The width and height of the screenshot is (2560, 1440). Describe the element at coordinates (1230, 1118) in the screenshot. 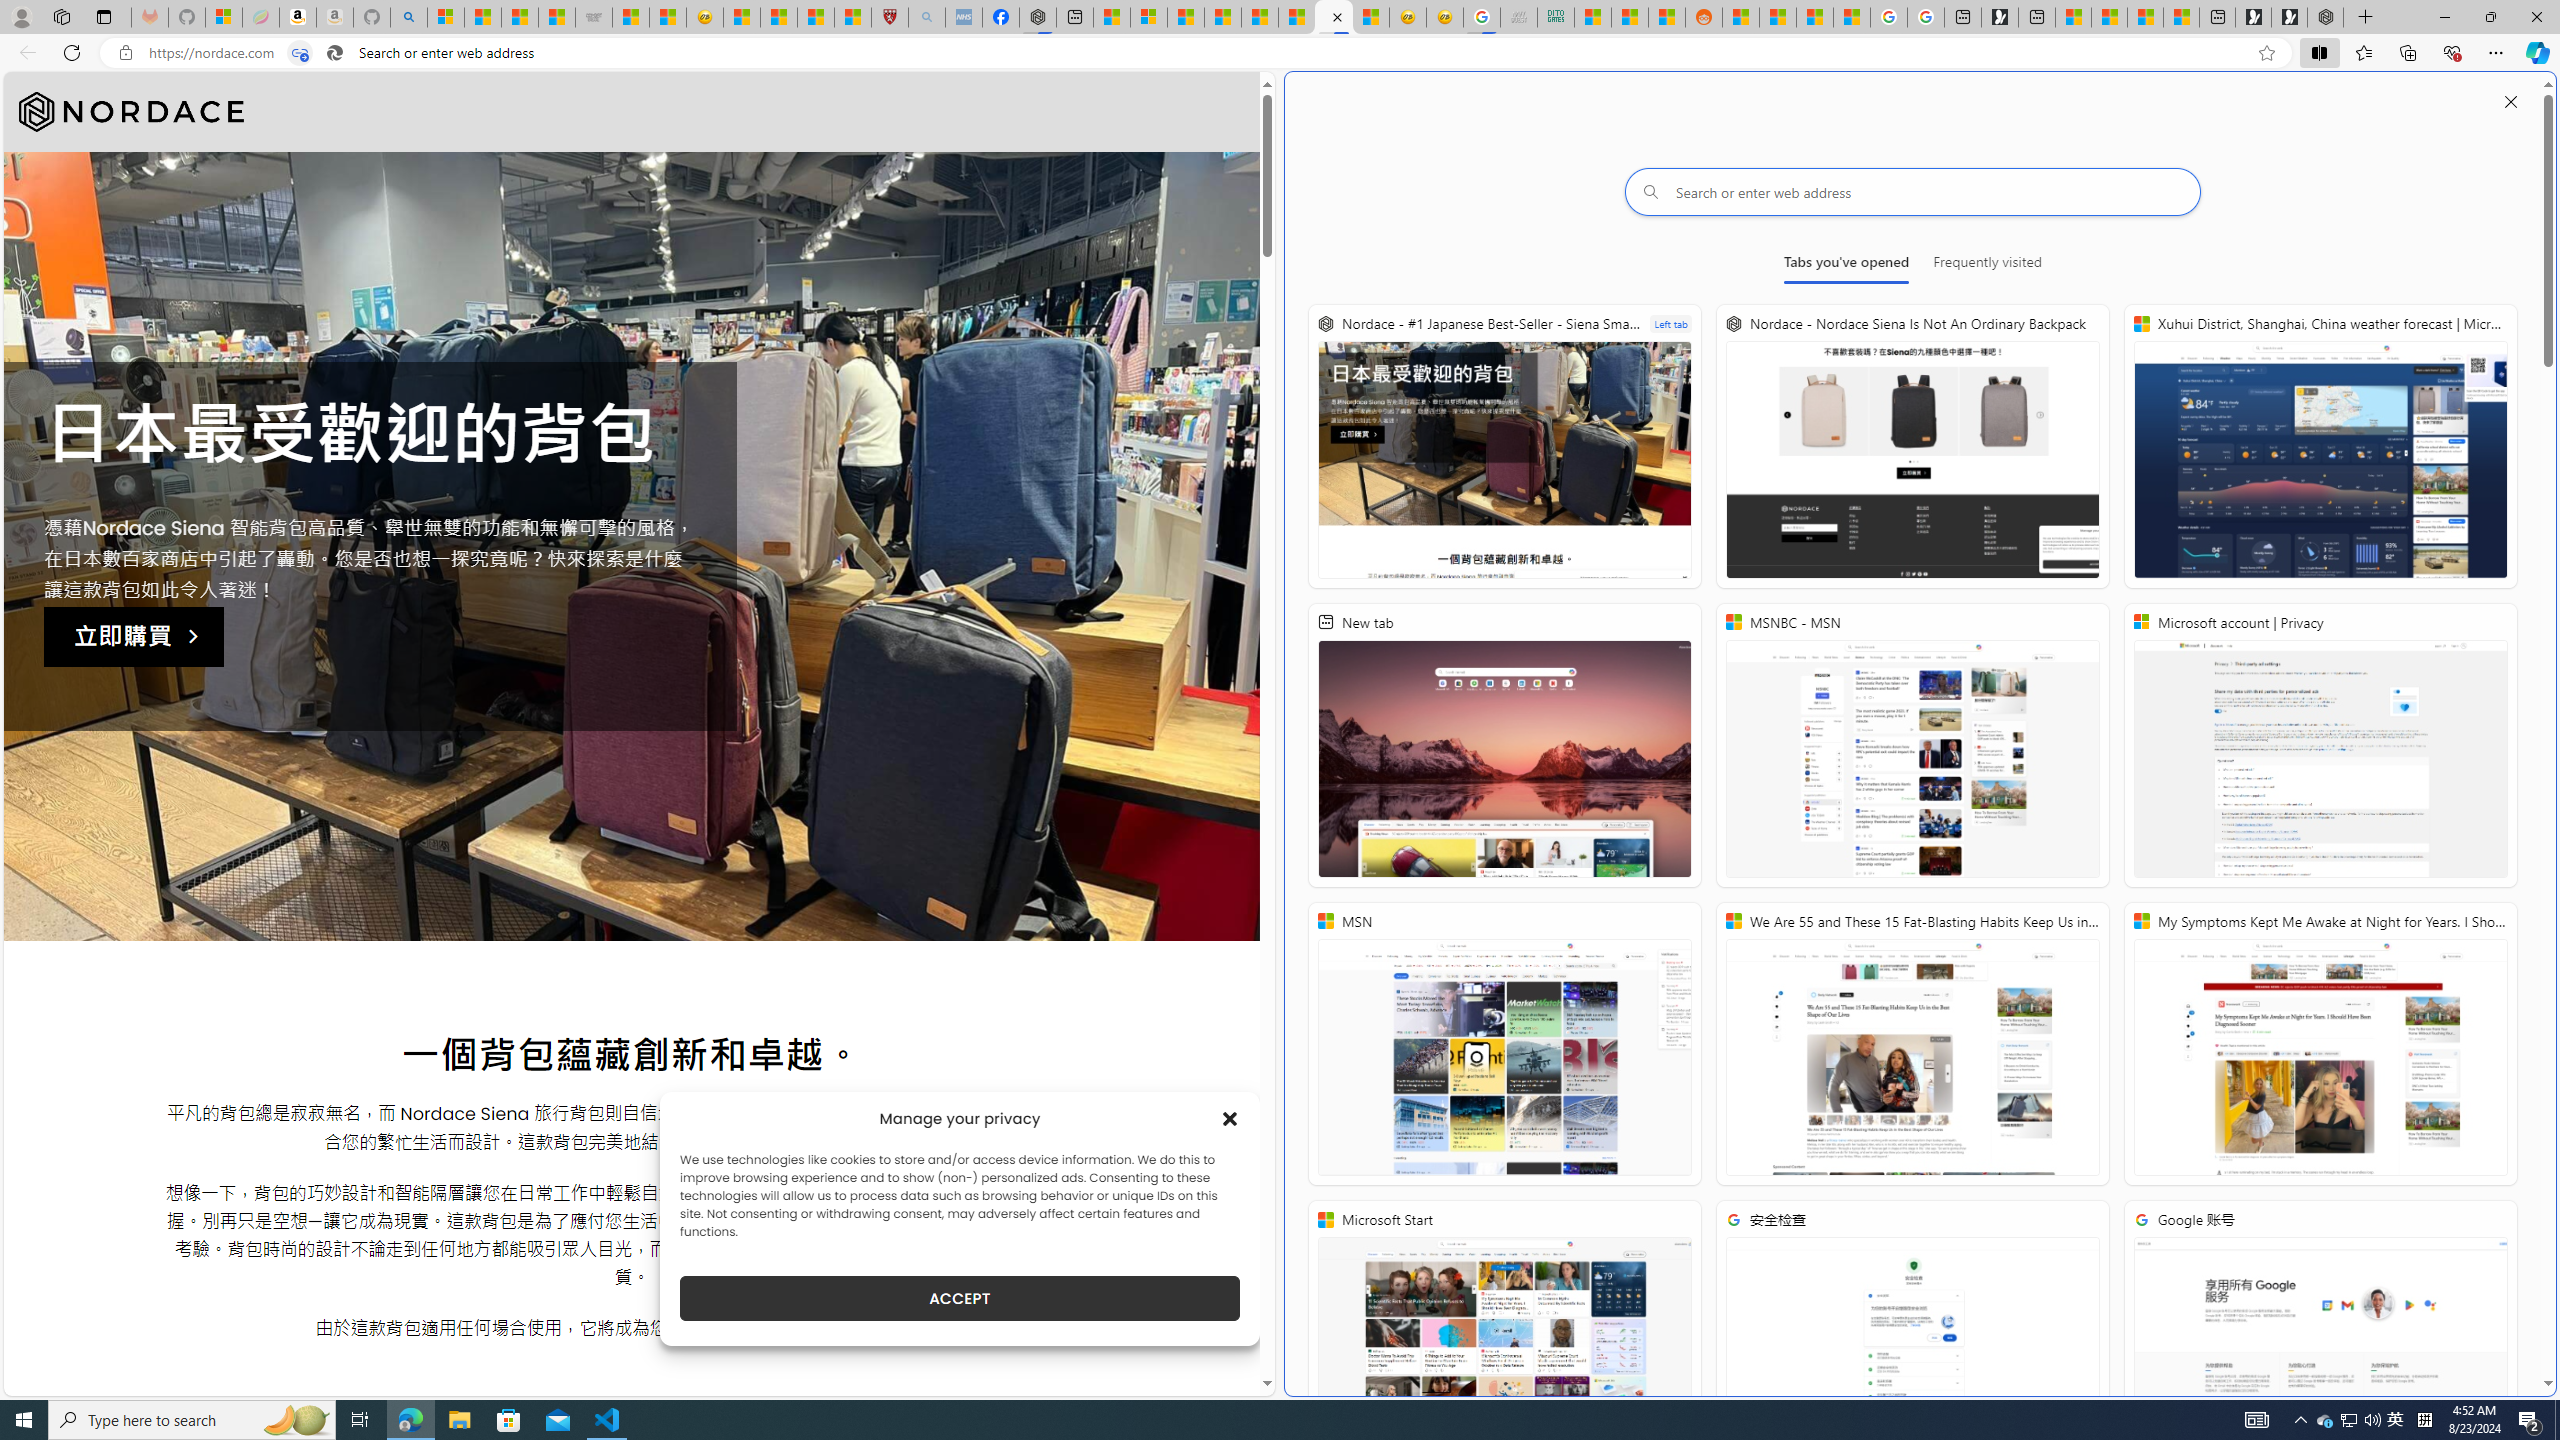

I see `'Class: cmplz-close'` at that location.